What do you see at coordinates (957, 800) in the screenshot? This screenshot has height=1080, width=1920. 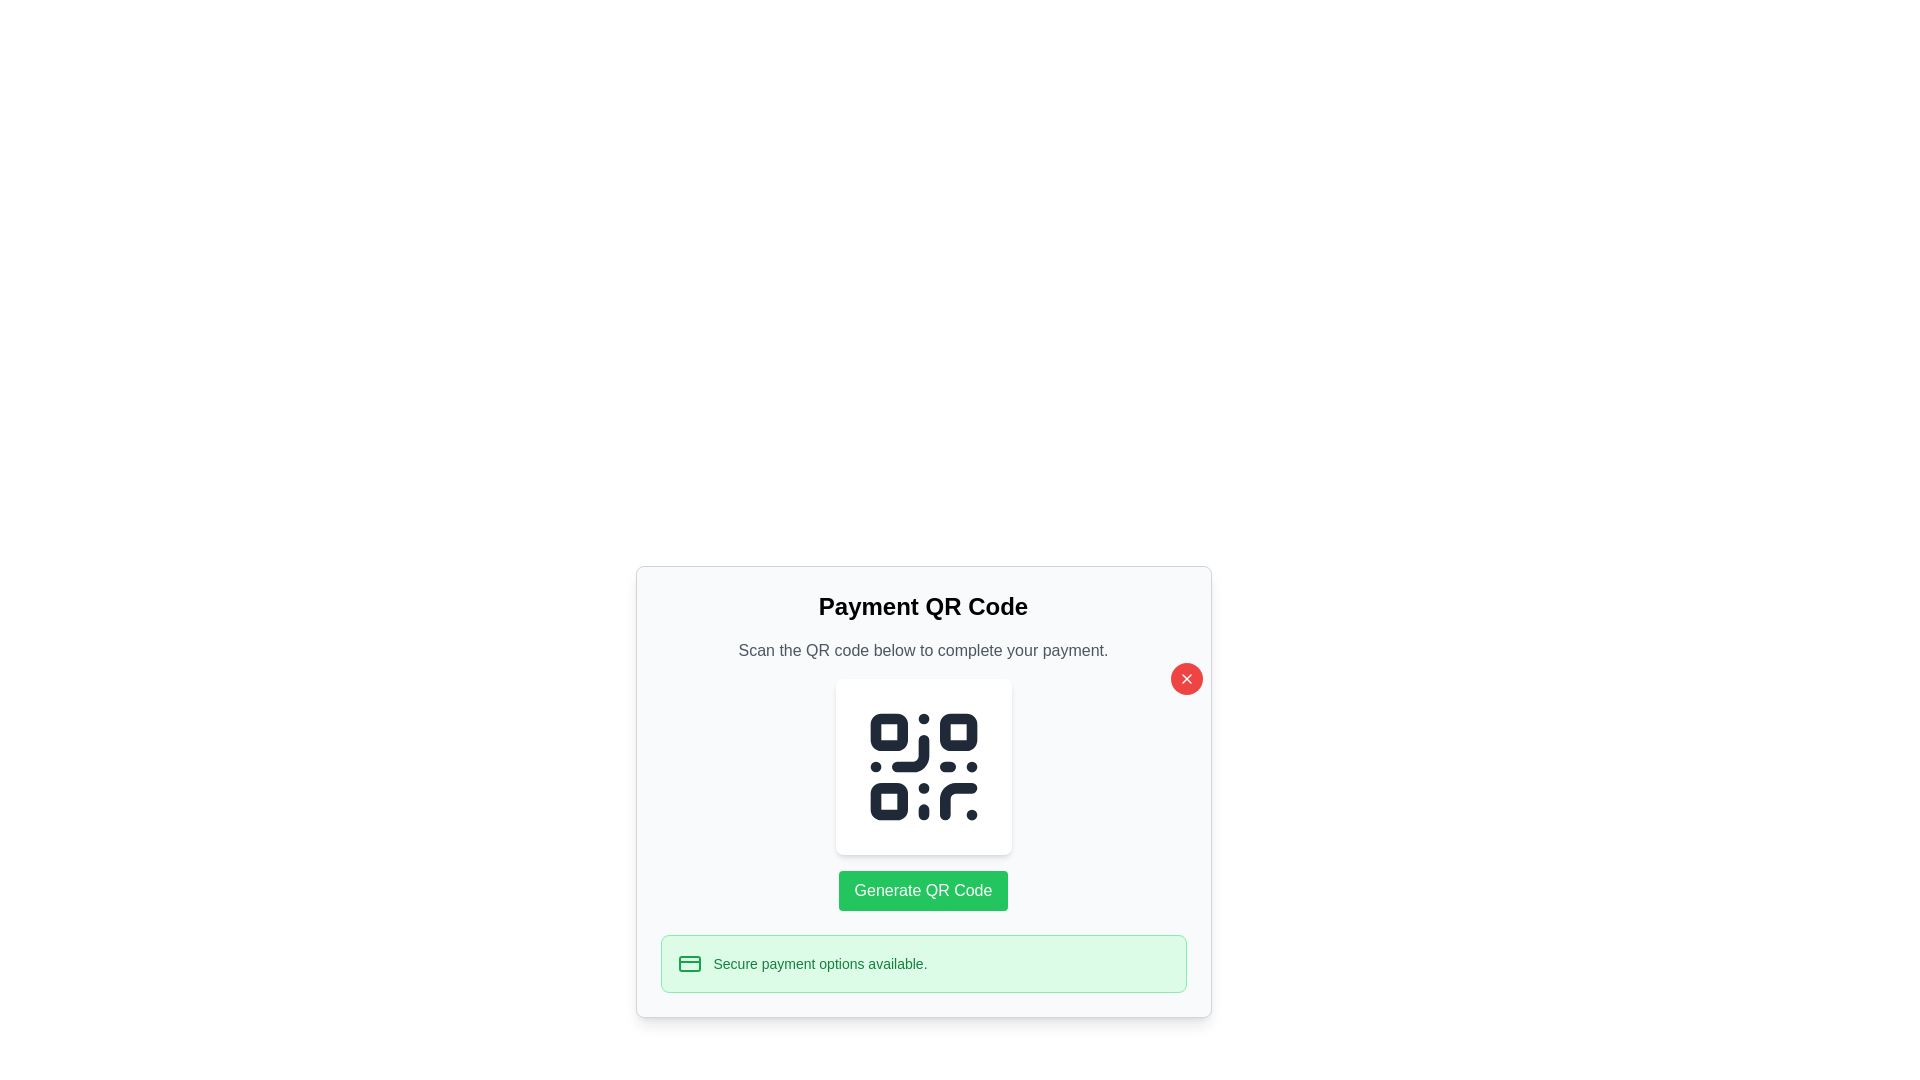 I see `the distinctive line feature in the lower-right corner of the QR code displayed on the 'Payment QR Code' modal` at bounding box center [957, 800].